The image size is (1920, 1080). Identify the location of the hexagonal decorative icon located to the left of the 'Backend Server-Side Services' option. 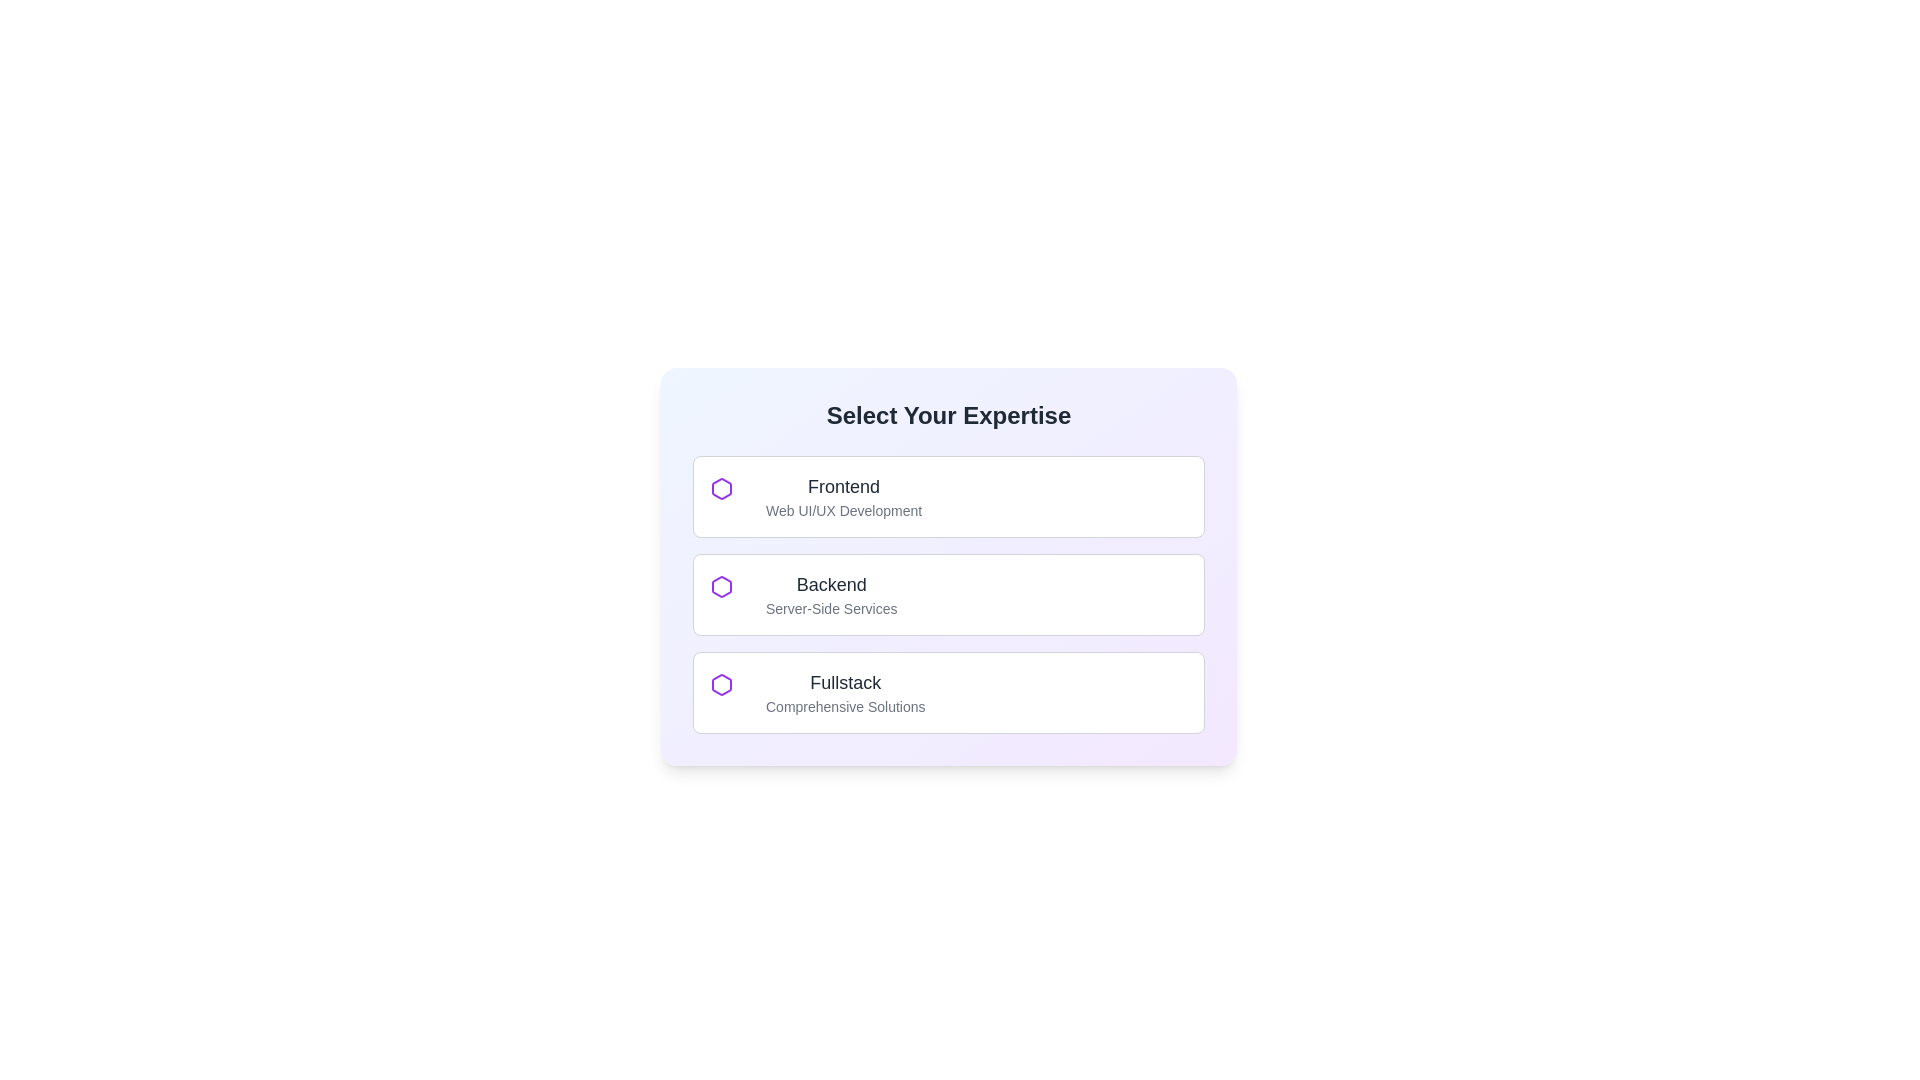
(720, 585).